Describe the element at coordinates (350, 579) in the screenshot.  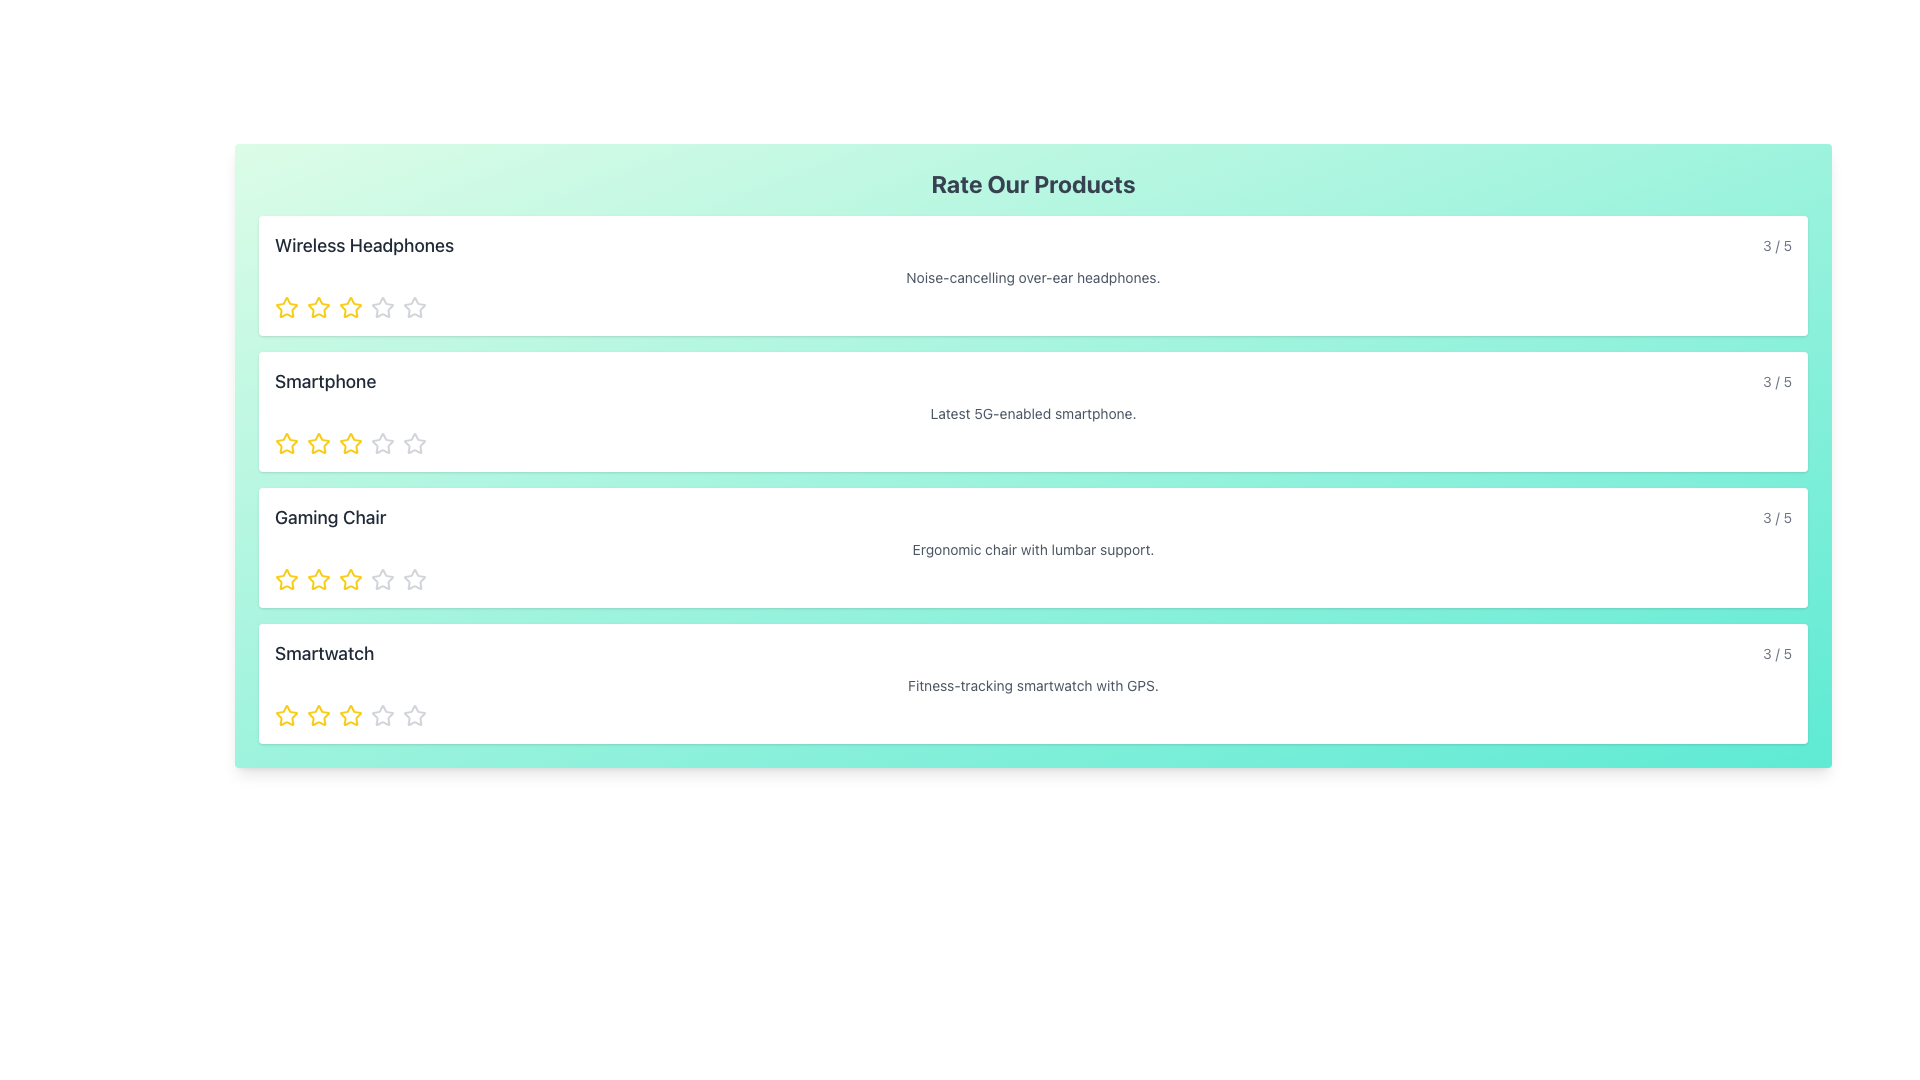
I see `the third Rating Star Icon in the rating row for 'Gaming Chair'` at that location.